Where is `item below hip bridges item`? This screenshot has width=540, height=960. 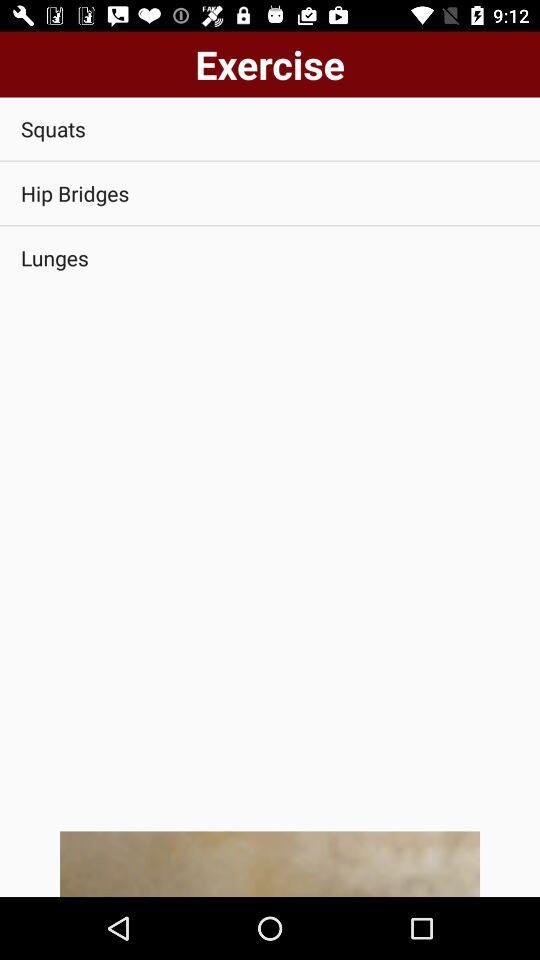 item below hip bridges item is located at coordinates (270, 256).